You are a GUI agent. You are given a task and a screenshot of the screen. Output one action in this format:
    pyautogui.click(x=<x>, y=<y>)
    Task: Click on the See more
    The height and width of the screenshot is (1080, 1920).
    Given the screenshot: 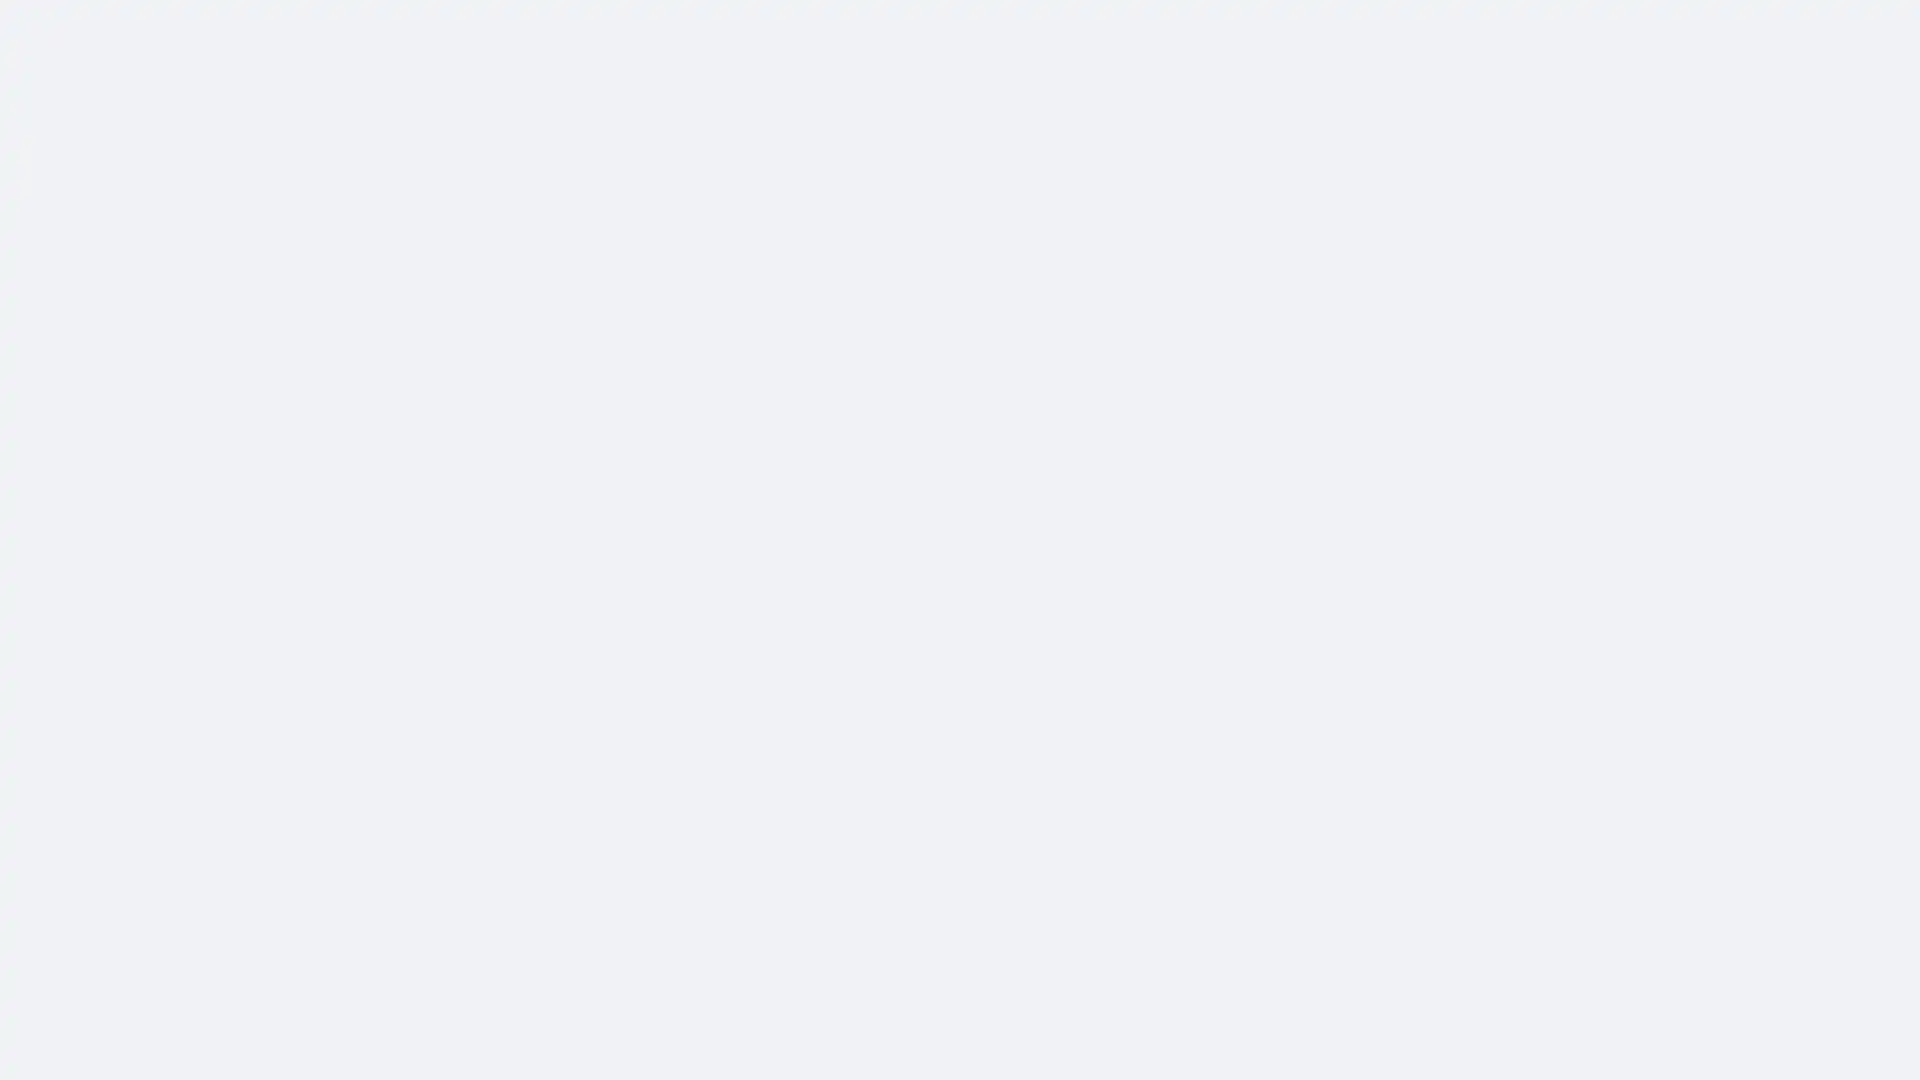 What is the action you would take?
    pyautogui.click(x=763, y=514)
    